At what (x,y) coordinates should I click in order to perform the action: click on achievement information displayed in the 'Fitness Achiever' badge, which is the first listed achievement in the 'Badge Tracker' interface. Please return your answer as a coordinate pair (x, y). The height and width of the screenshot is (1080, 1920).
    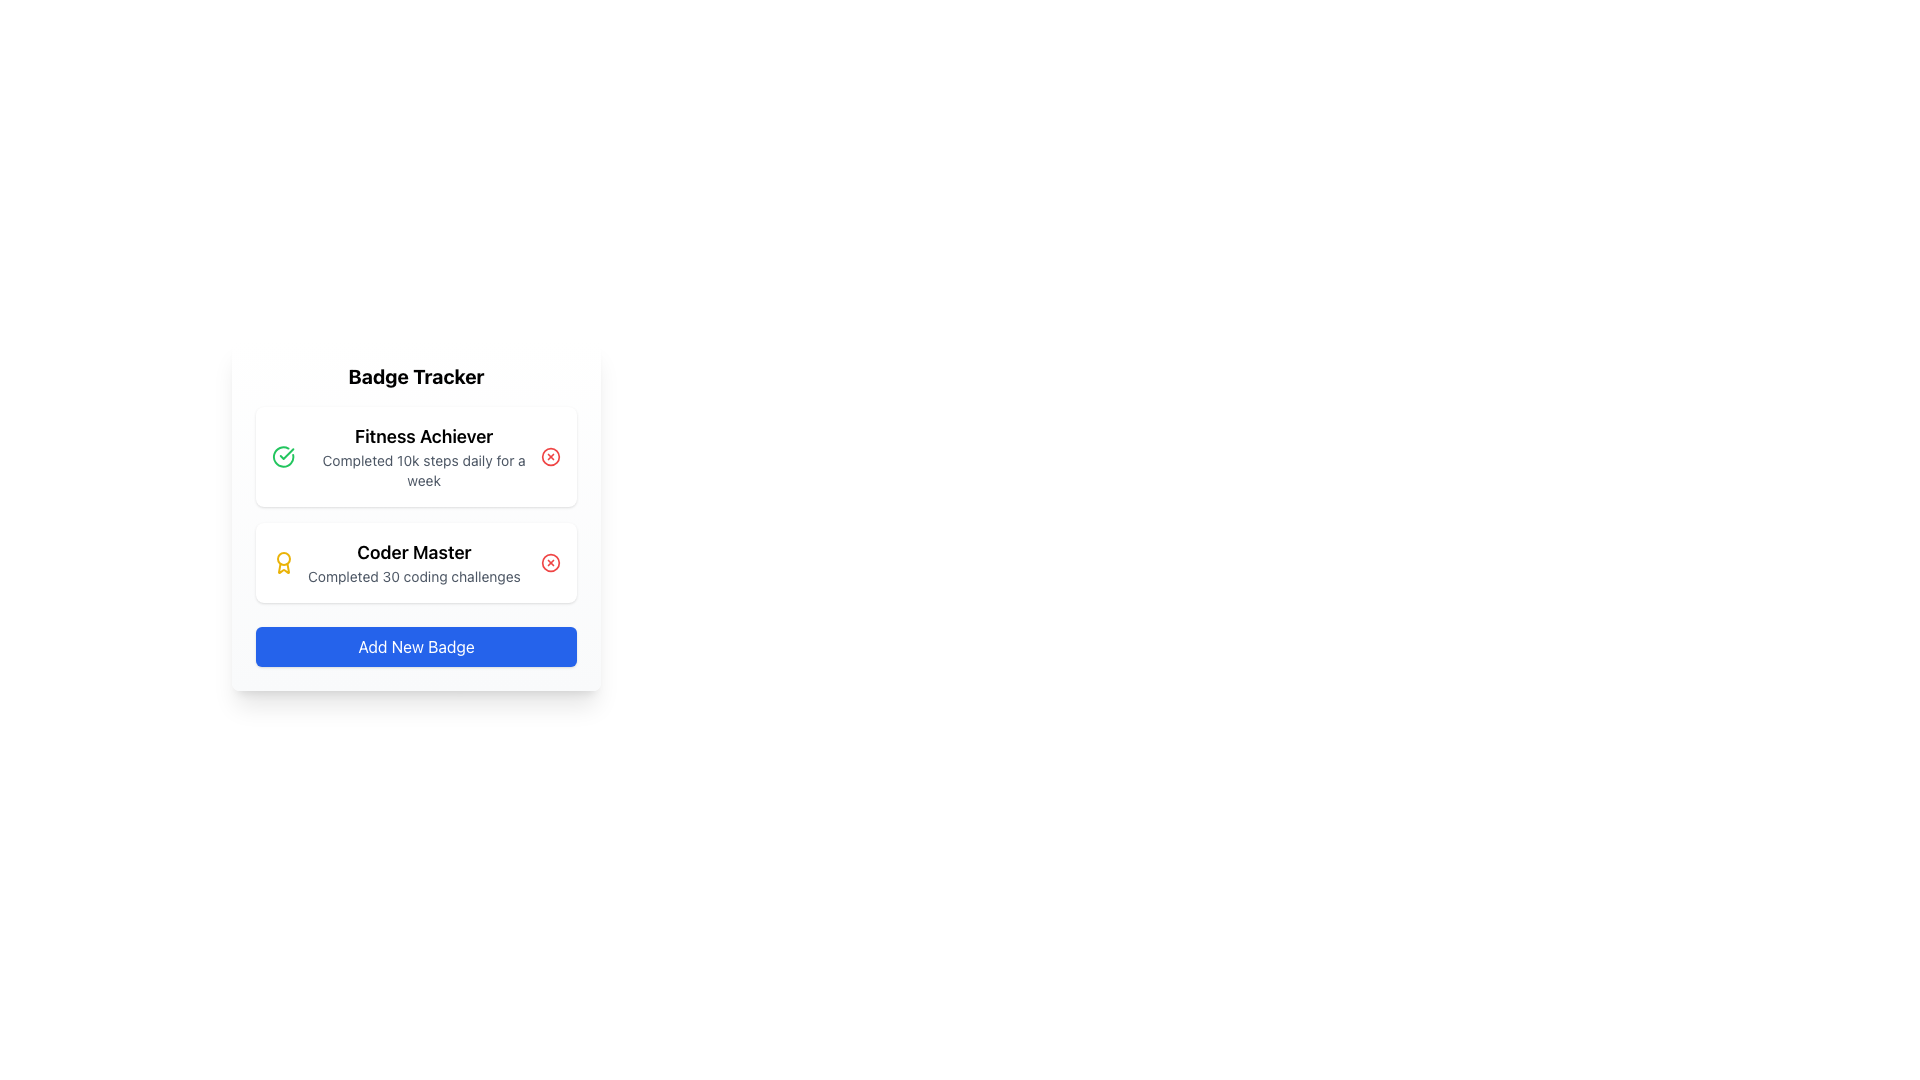
    Looking at the image, I should click on (423, 456).